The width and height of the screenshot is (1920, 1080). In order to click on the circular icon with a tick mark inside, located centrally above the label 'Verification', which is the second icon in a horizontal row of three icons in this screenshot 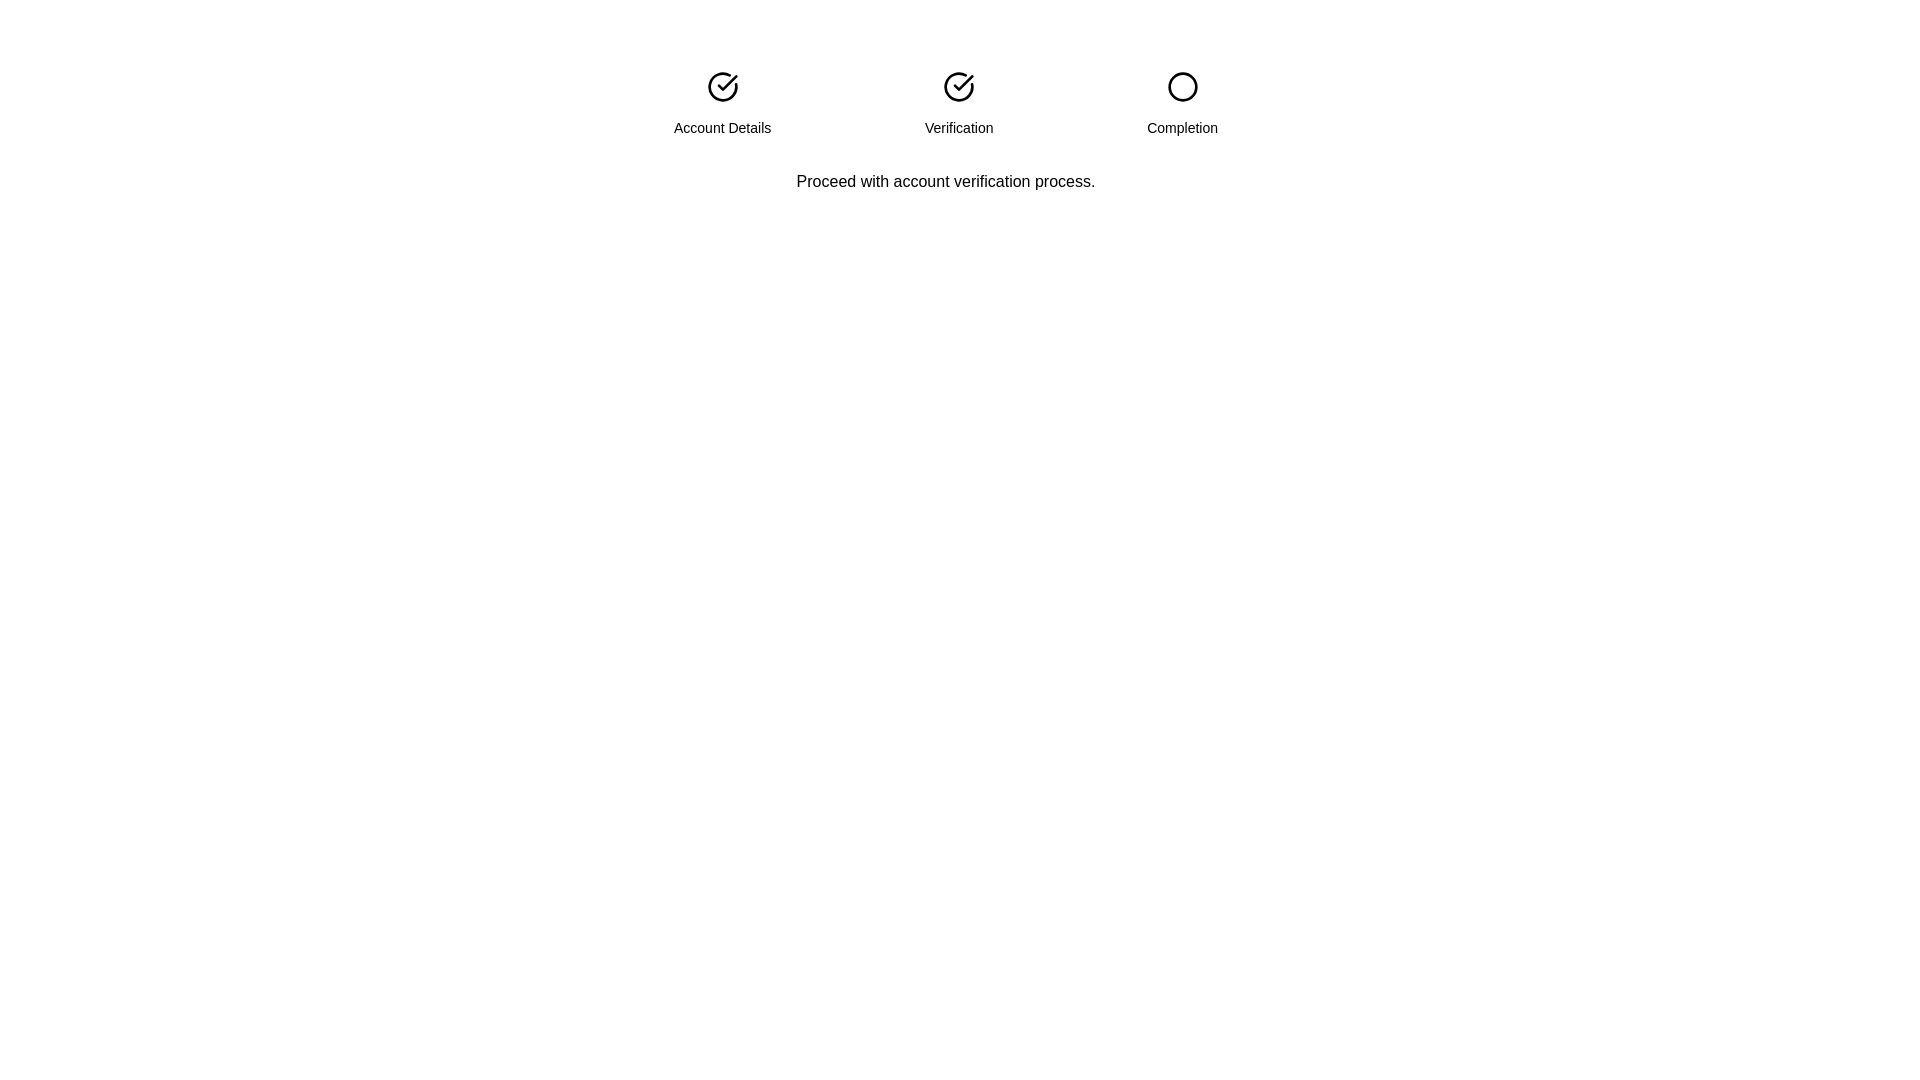, I will do `click(958, 86)`.